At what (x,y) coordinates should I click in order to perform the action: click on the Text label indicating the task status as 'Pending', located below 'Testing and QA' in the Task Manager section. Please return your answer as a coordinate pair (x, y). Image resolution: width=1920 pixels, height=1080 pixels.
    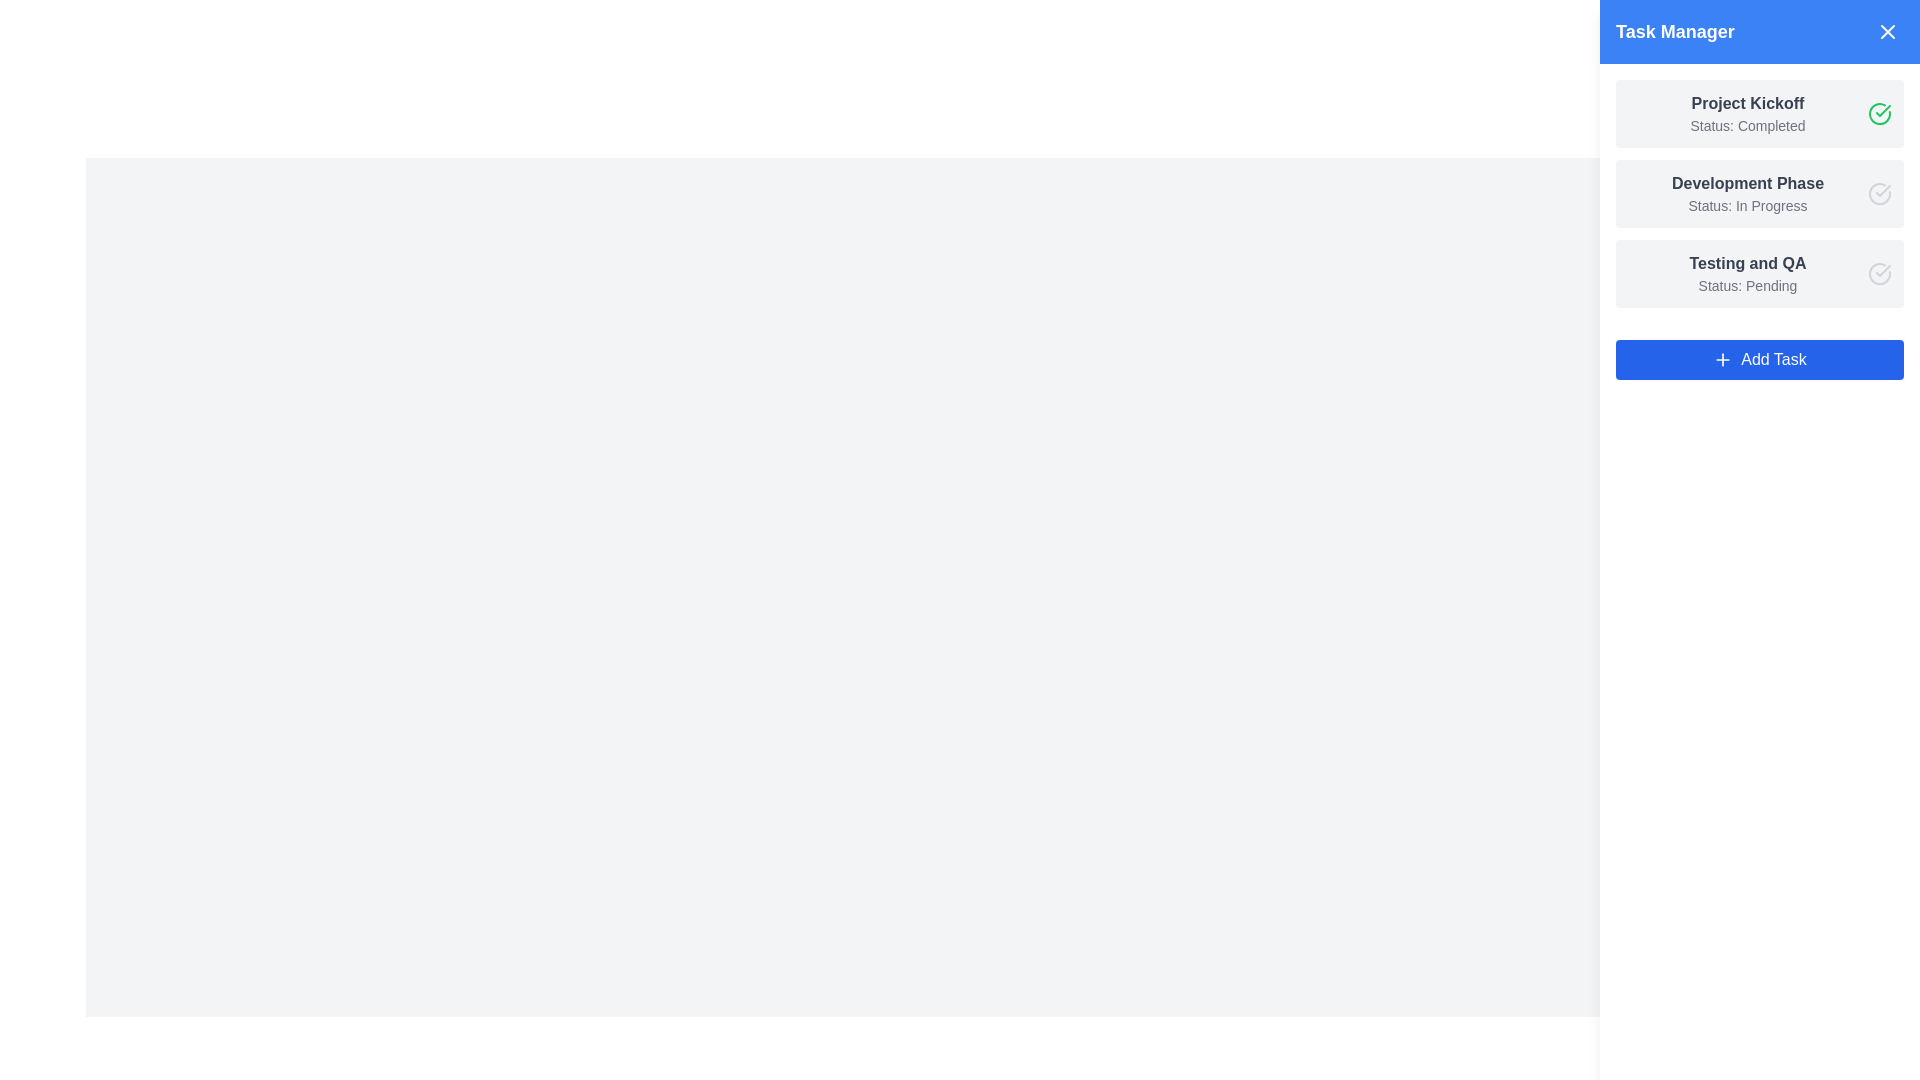
    Looking at the image, I should click on (1746, 285).